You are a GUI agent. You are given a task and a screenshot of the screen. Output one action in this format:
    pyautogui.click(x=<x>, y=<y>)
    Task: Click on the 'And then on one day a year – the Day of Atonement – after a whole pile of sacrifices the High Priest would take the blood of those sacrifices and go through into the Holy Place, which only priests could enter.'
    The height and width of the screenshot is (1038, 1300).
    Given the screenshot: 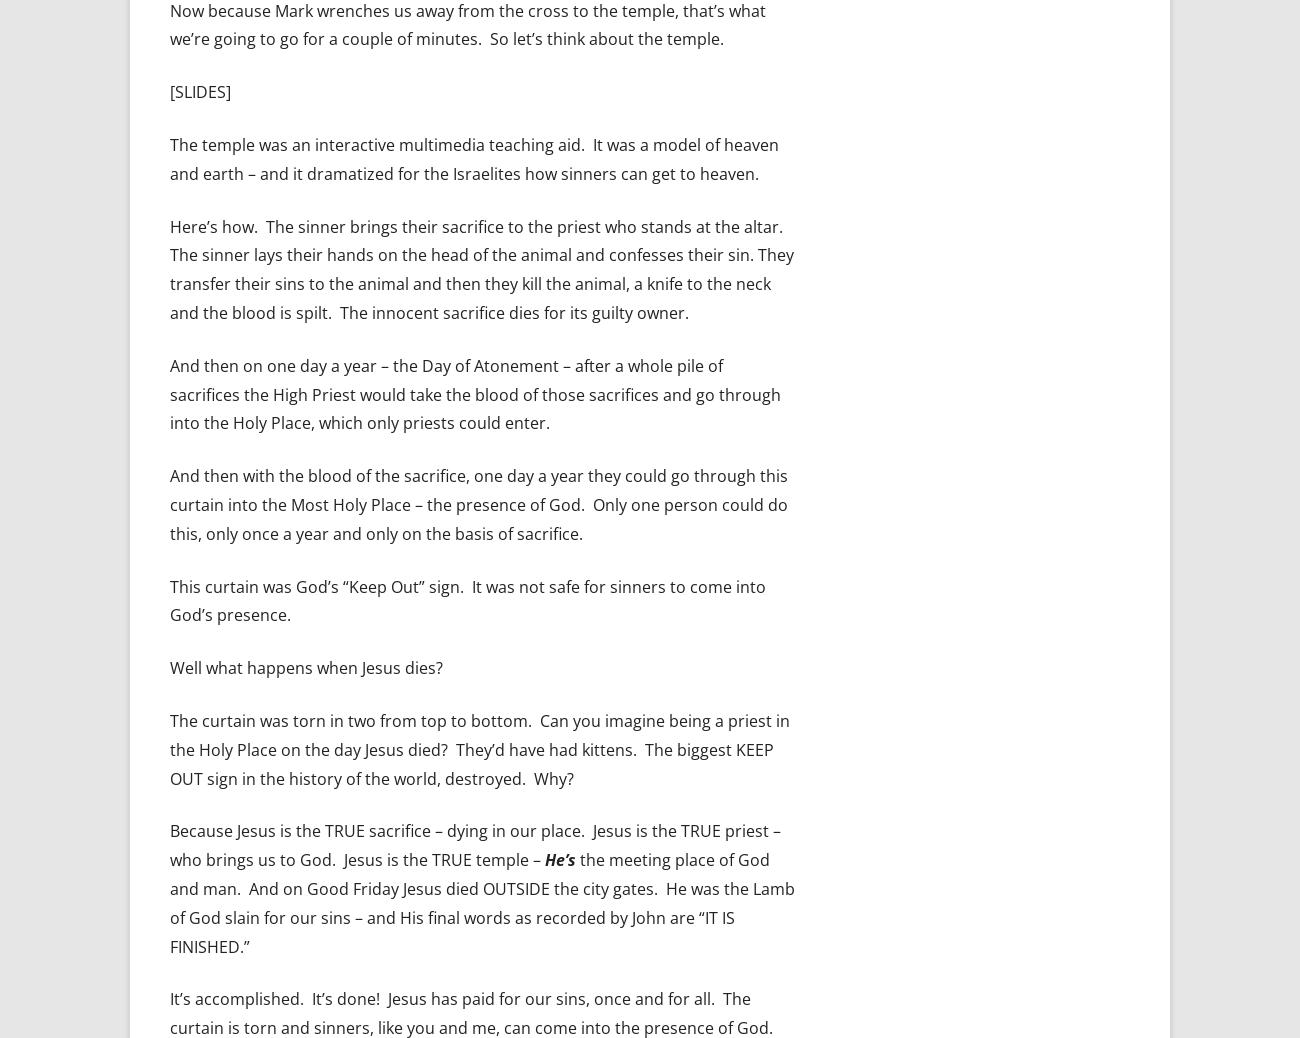 What is the action you would take?
    pyautogui.click(x=474, y=394)
    